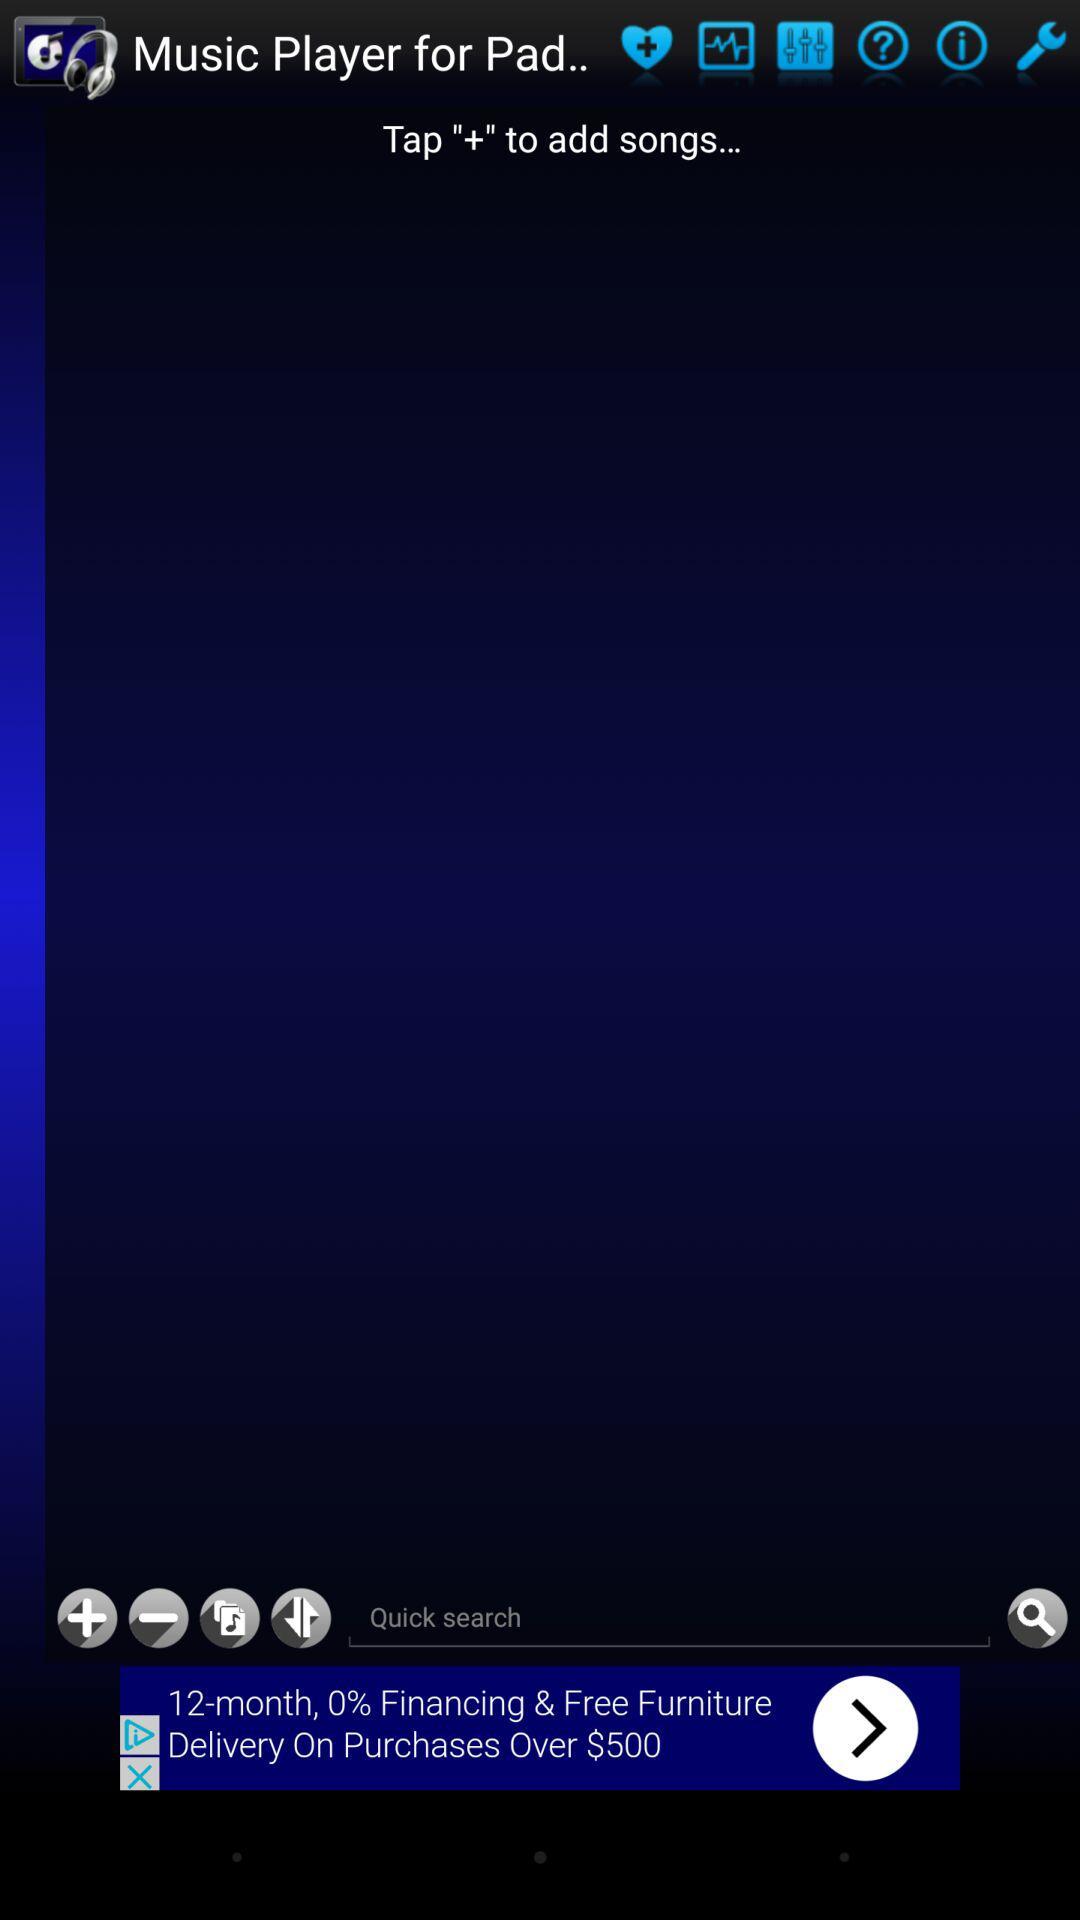 The image size is (1080, 1920). What do you see at coordinates (157, 1730) in the screenshot?
I see `the minus icon` at bounding box center [157, 1730].